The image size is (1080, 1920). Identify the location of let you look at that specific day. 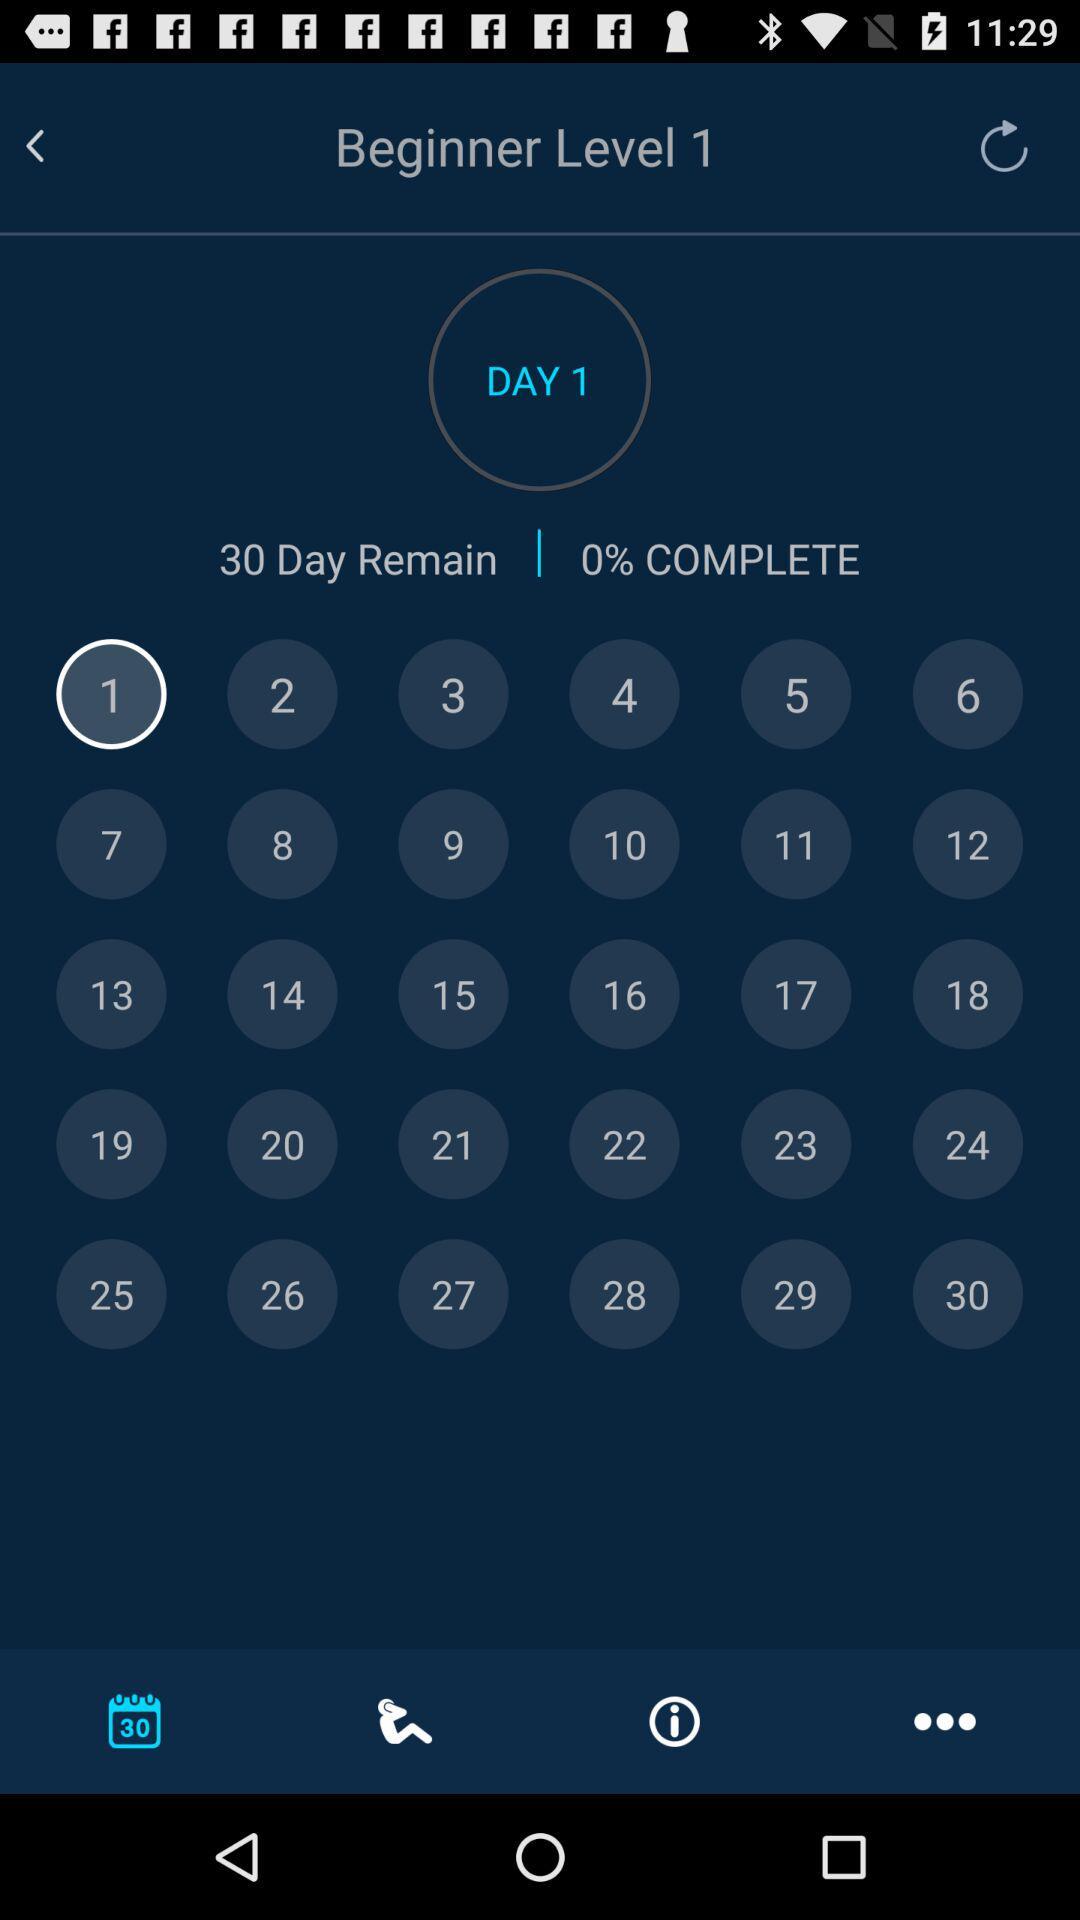
(795, 1294).